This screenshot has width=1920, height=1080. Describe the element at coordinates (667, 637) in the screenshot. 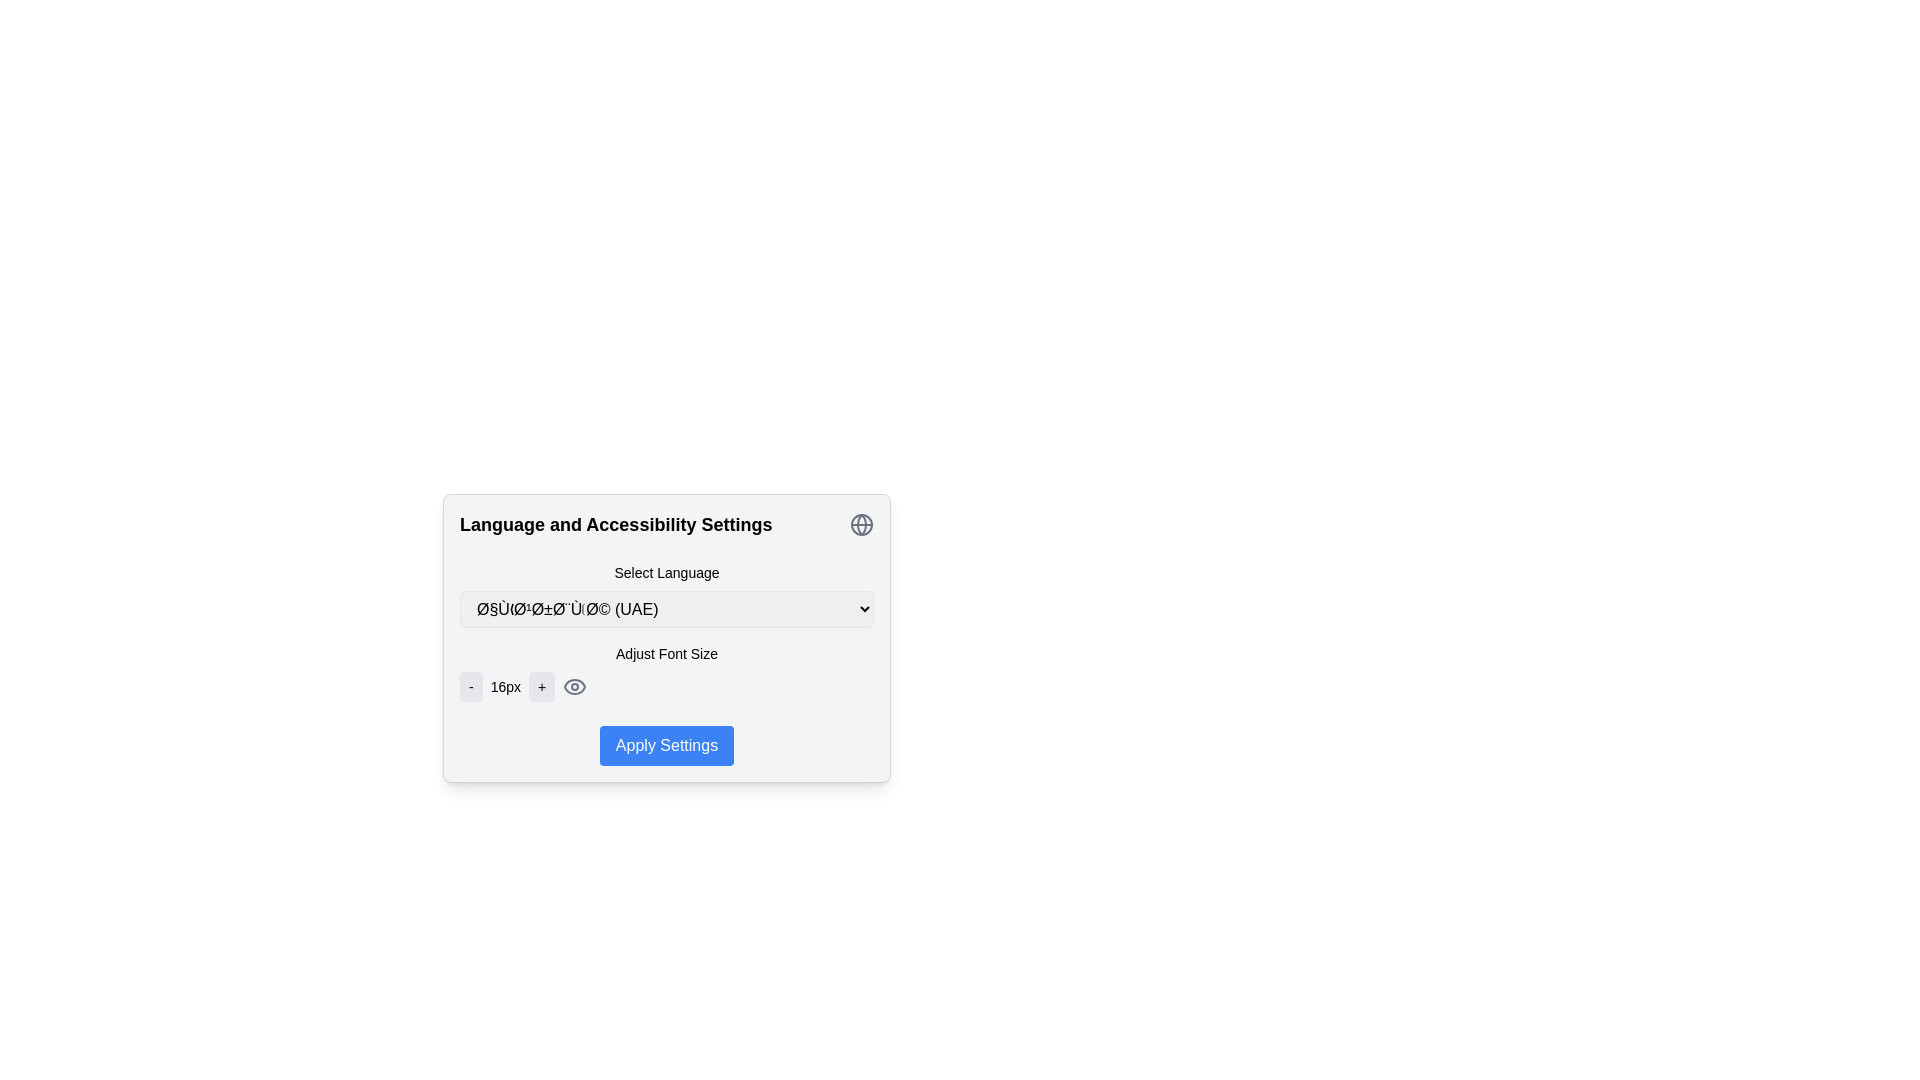

I see `the 'Apply Settings' button located in the Settings panel for configuring language and accessibility preferences` at that location.